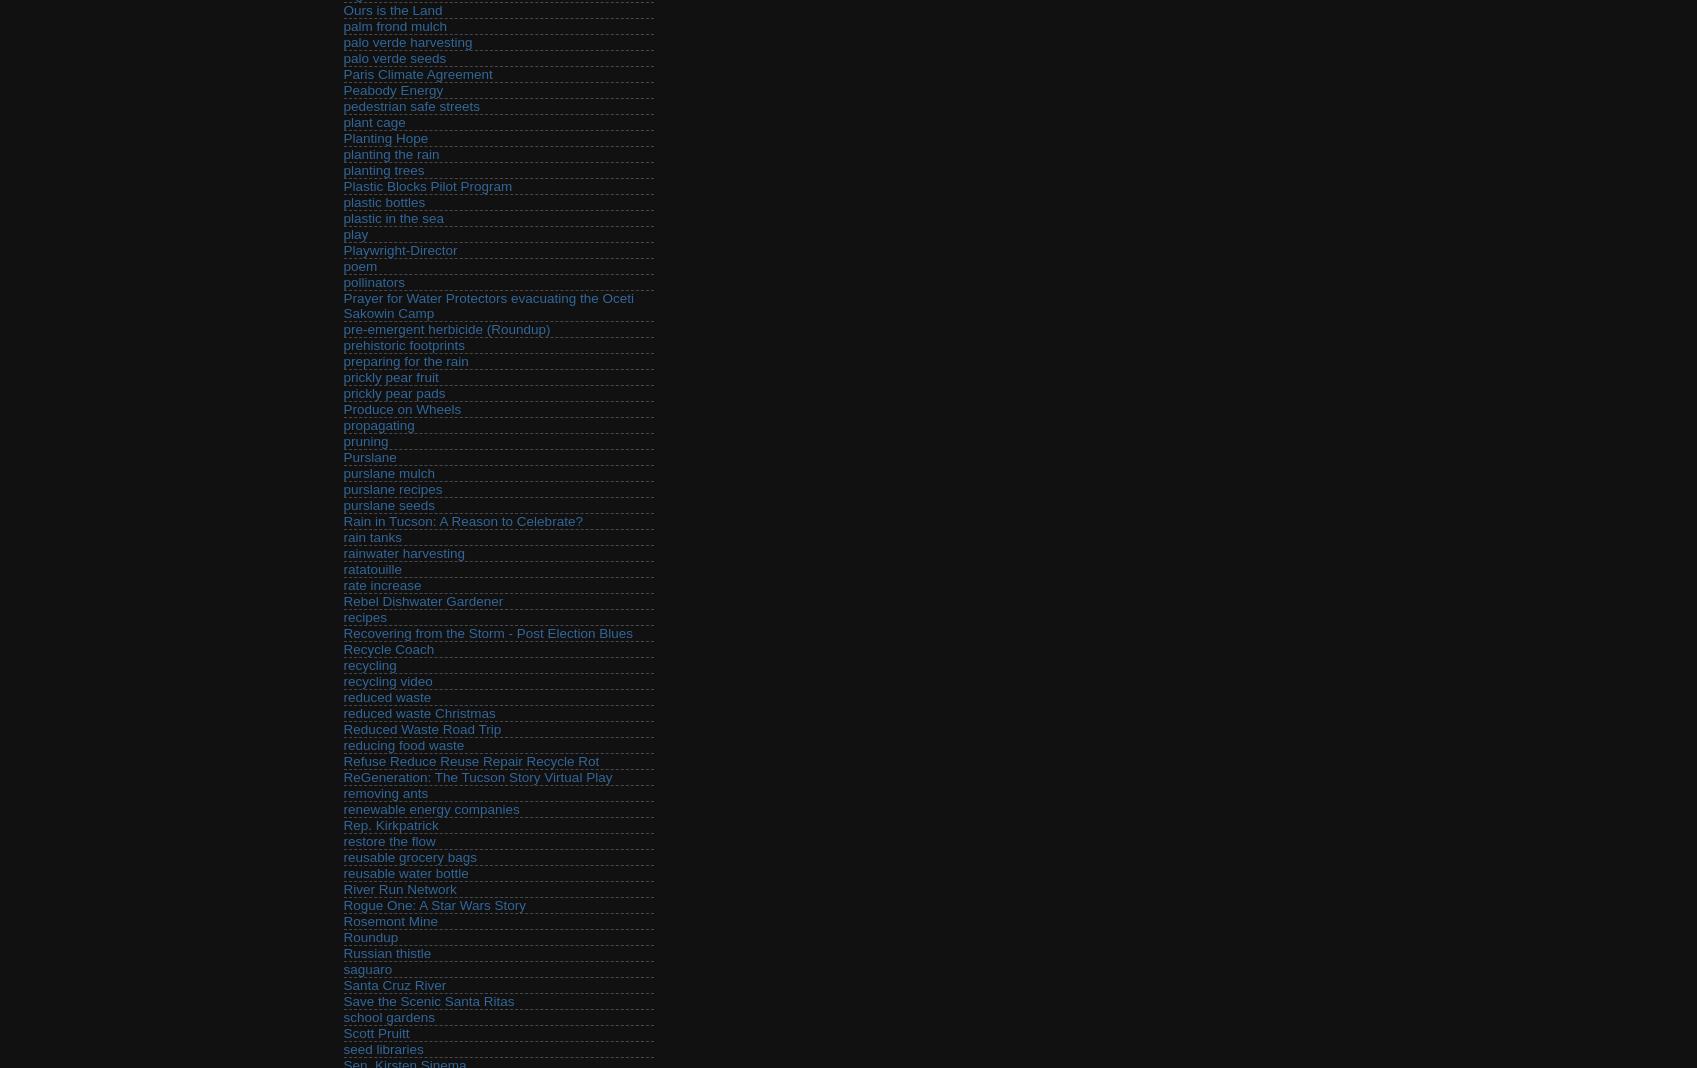  I want to click on 'rate increase', so click(381, 584).